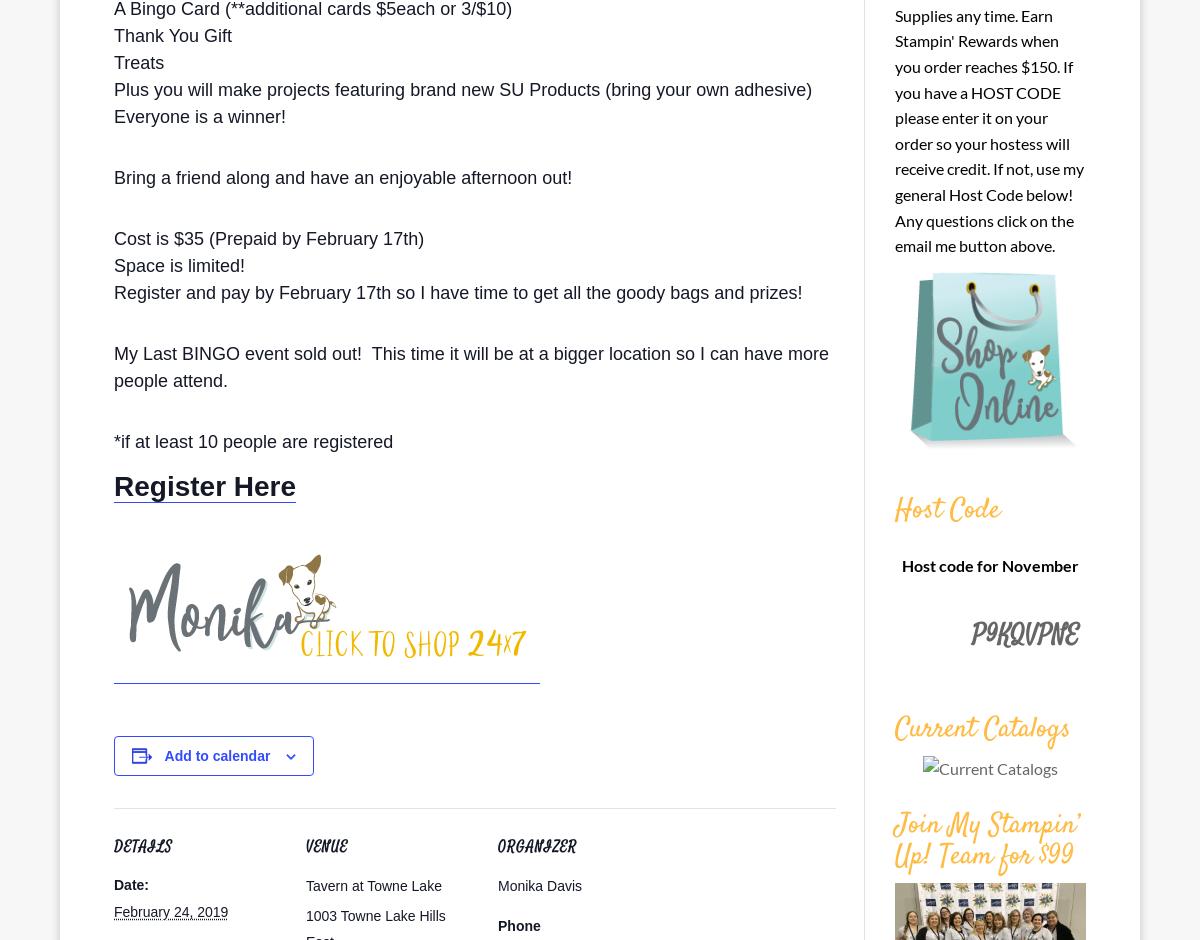 The width and height of the screenshot is (1200, 940). Describe the element at coordinates (169, 910) in the screenshot. I see `'February 24, 2019'` at that location.